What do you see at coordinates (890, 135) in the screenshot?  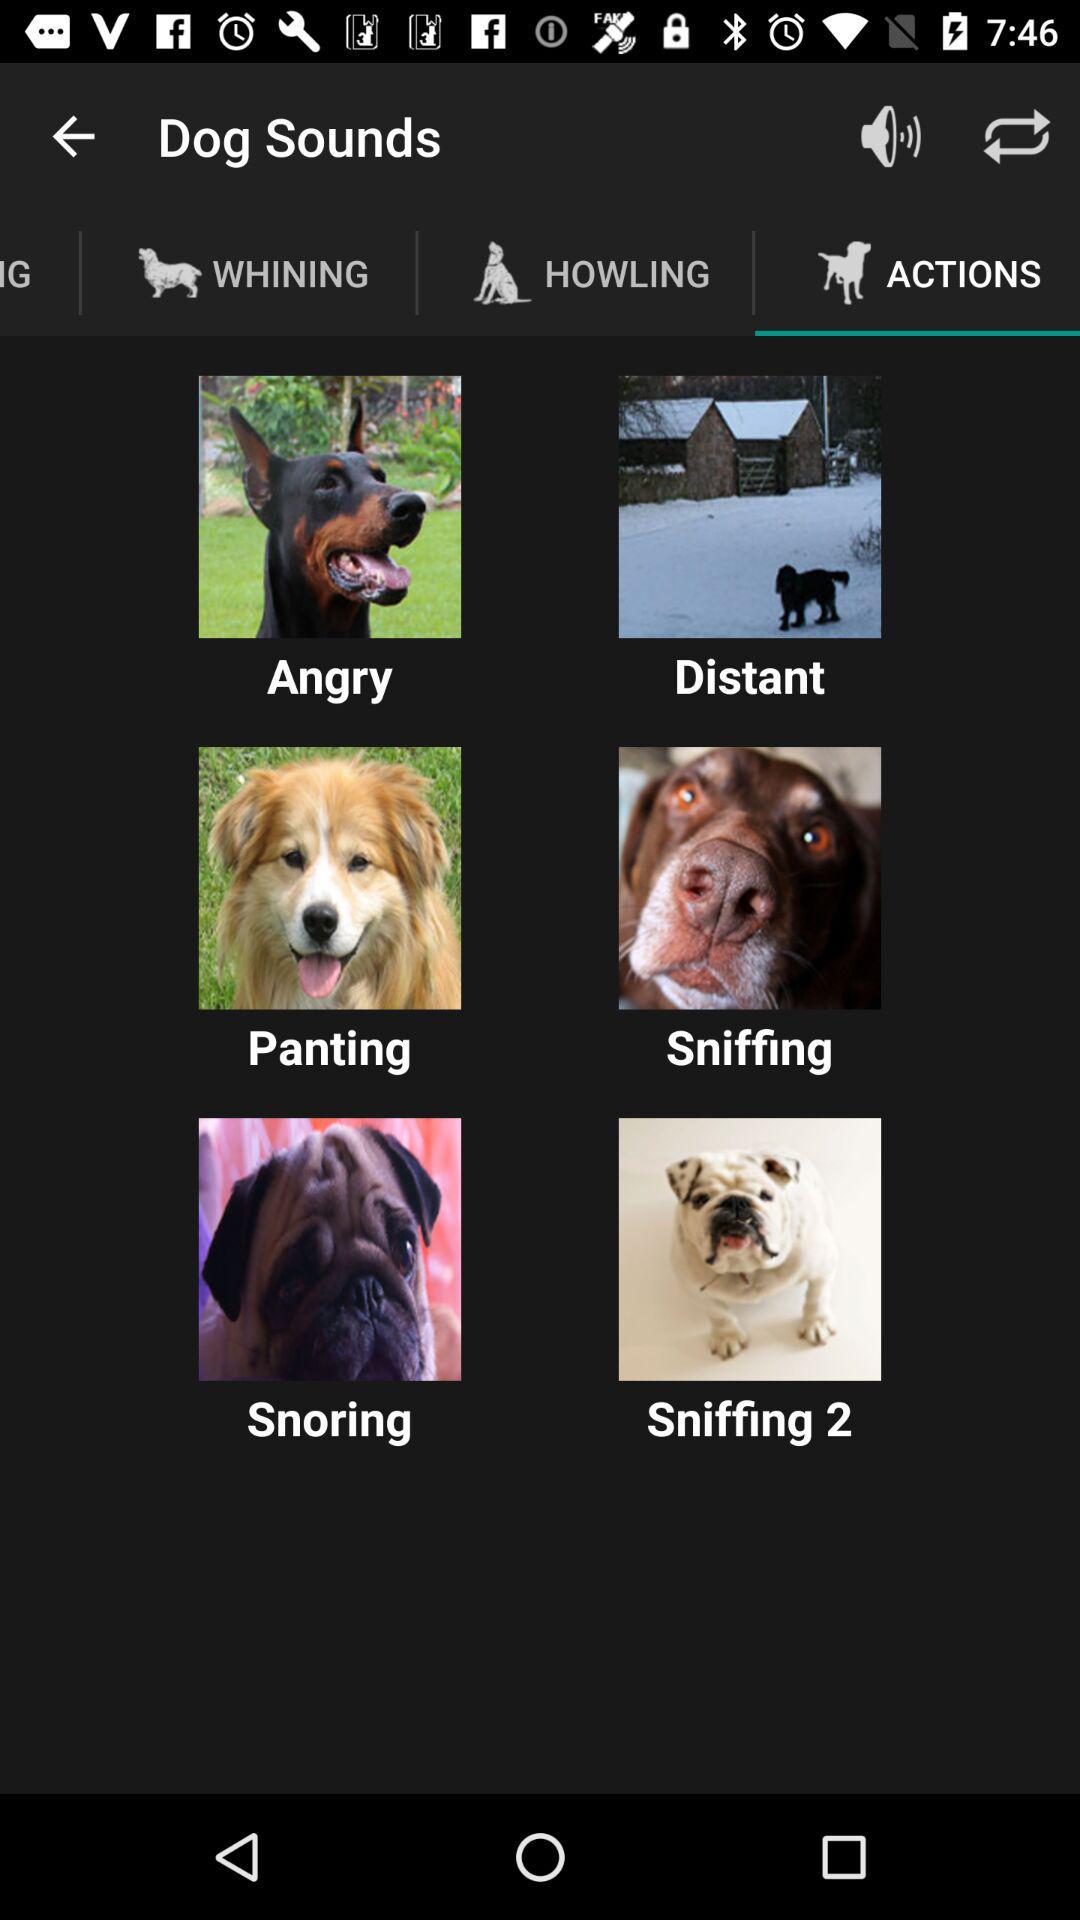 I see `audio off` at bounding box center [890, 135].